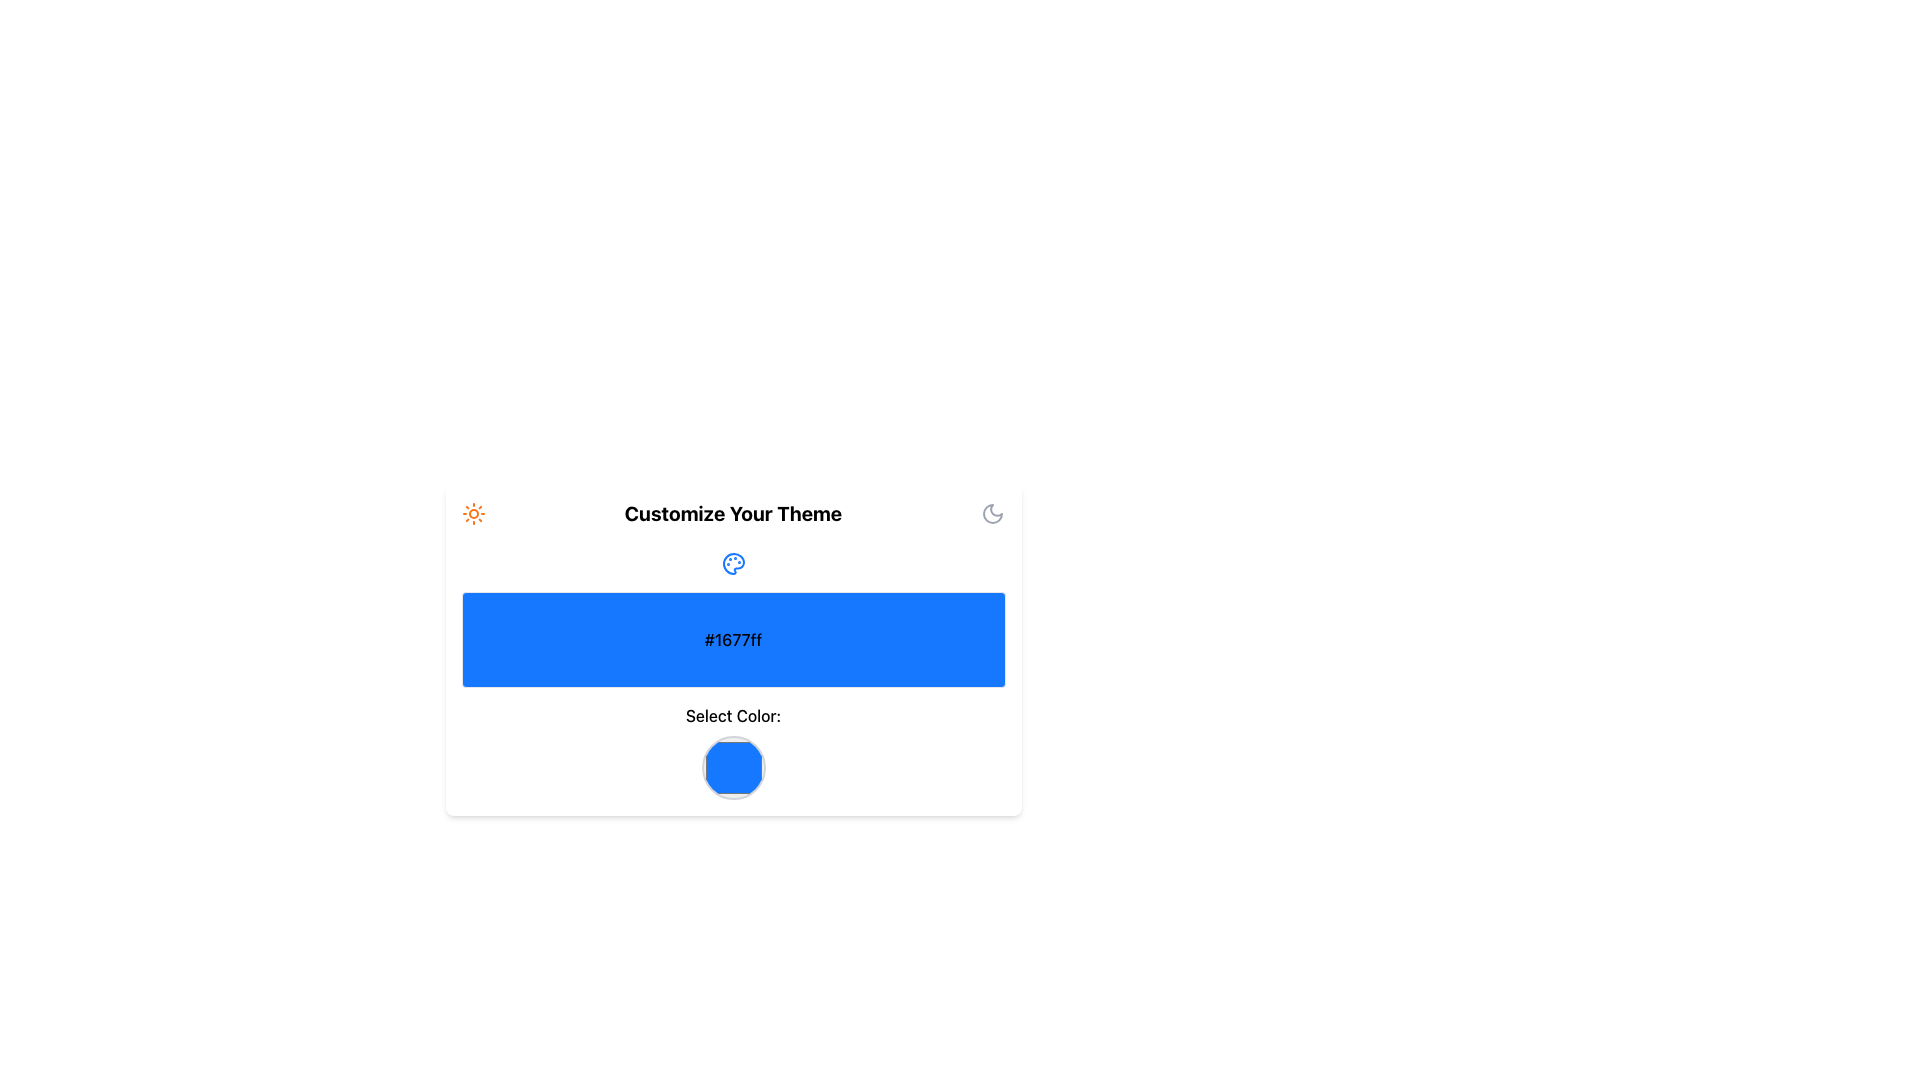 The height and width of the screenshot is (1080, 1920). What do you see at coordinates (732, 640) in the screenshot?
I see `the Display panel that visually represents the specified color value and its hex code, which is centrally positioned below a palette icon and above the 'Select Color:' label` at bounding box center [732, 640].